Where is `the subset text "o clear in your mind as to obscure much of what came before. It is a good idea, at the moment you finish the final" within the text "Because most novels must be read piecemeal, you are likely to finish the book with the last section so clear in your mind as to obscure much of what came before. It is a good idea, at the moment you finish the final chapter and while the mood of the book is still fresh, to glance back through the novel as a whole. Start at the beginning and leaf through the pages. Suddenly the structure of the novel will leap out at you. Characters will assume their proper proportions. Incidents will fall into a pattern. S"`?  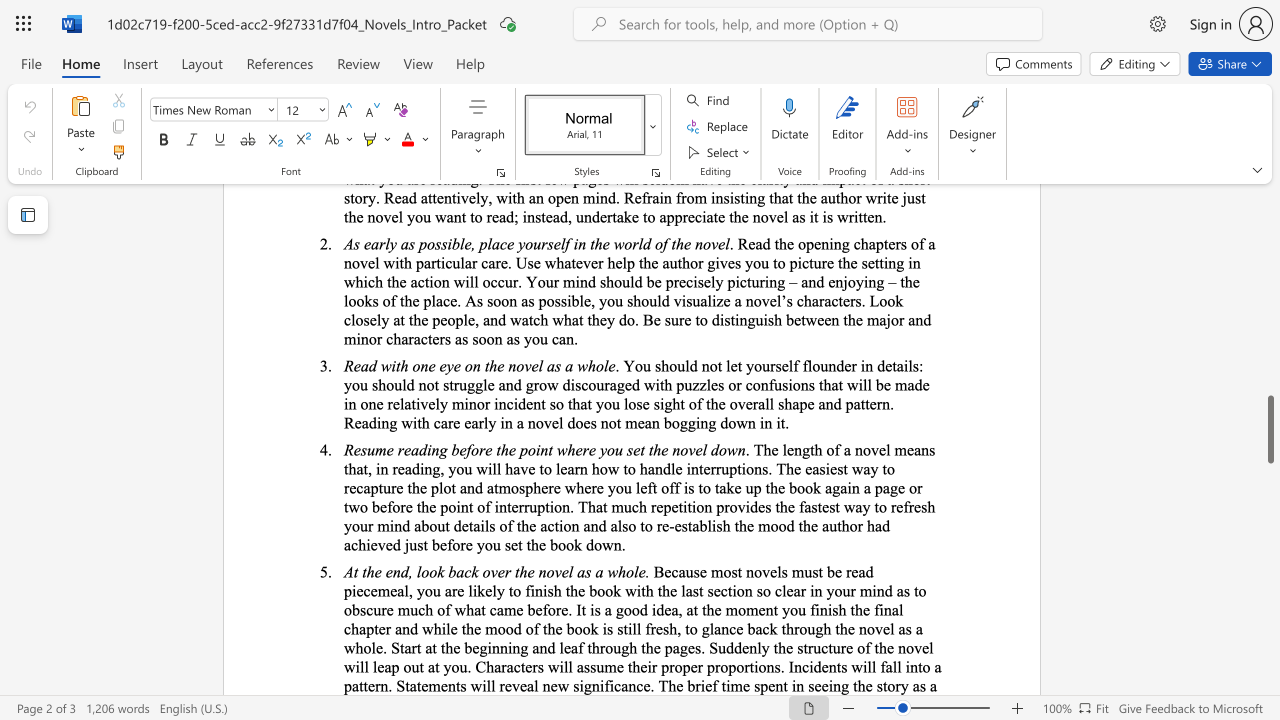 the subset text "o clear in your mind as to obscure much of what came before. It is a good idea, at the moment you finish the final" within the text "Because most novels must be read piecemeal, you are likely to finish the book with the last section so clear in your mind as to obscure much of what came before. It is a good idea, at the moment you finish the final chapter and while the mood of the book is still fresh, to glance back through the novel as a whole. Start at the beginning and leaf through the pages. Suddenly the structure of the novel will leap out at you. Characters will assume their proper proportions. Incidents will fall into a pattern. S" is located at coordinates (762, 589).